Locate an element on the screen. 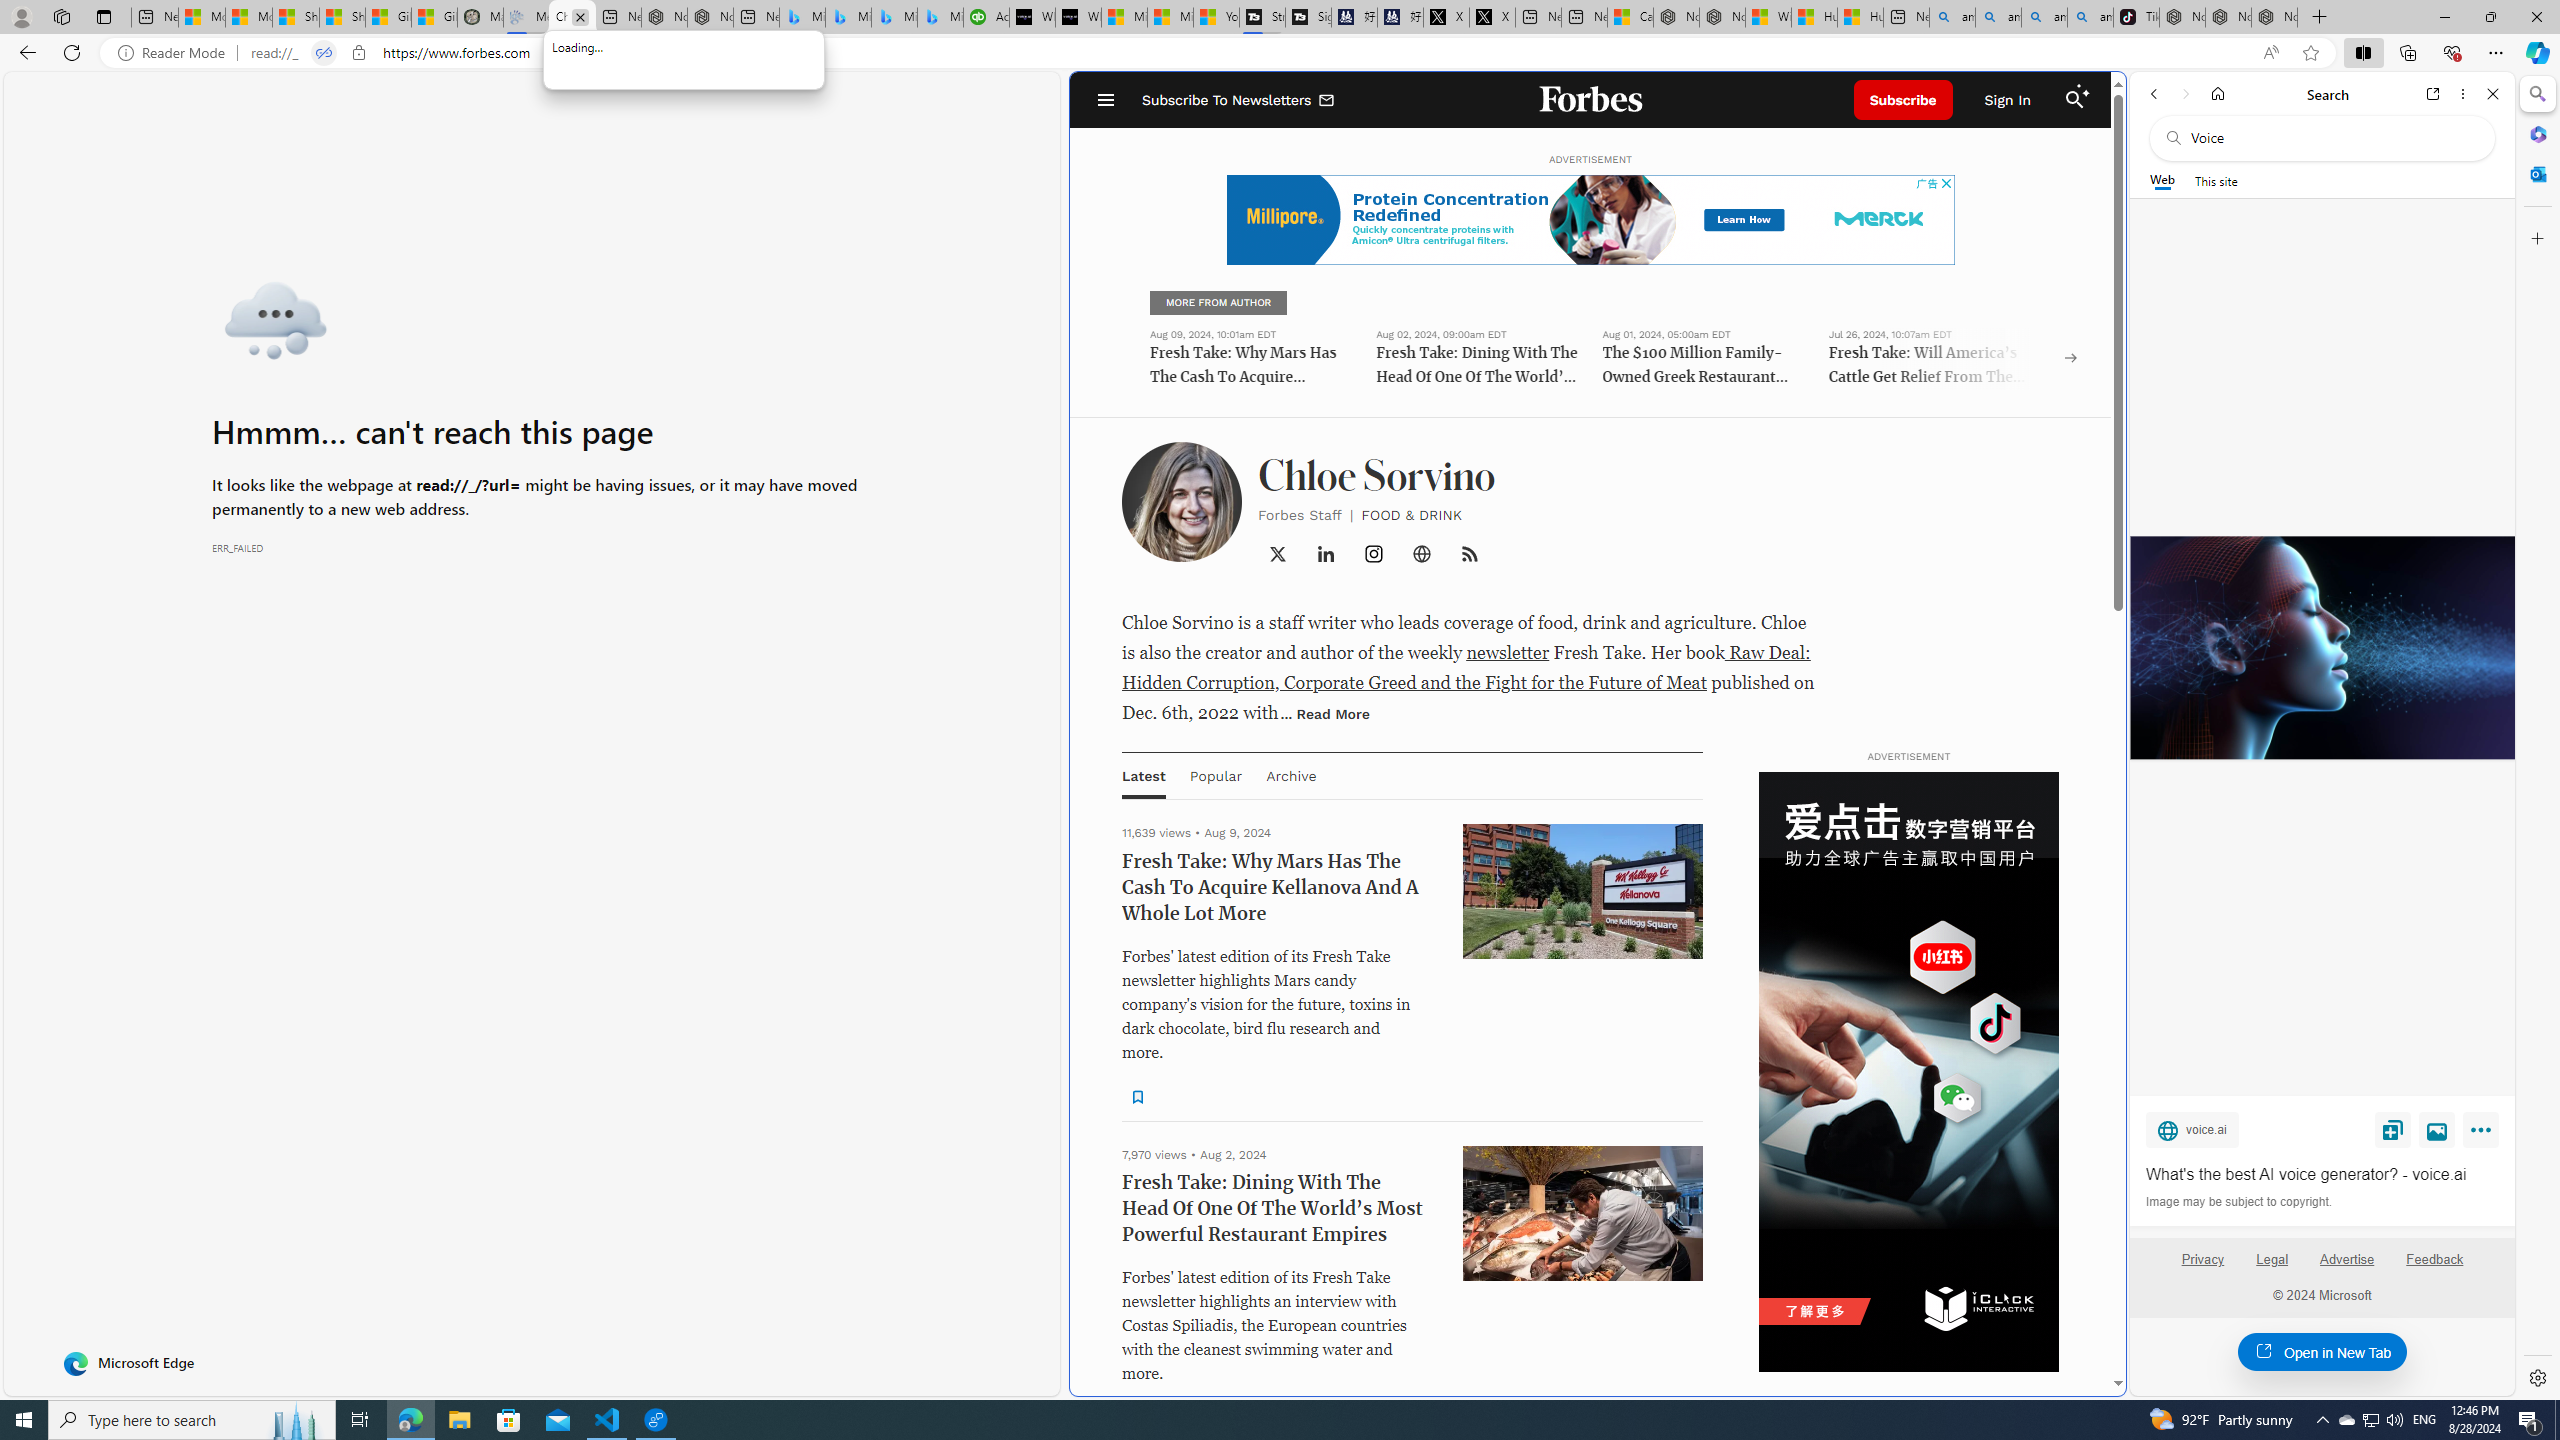 The image size is (2560, 1440). 'FOOD & DRINK' is located at coordinates (1410, 513).